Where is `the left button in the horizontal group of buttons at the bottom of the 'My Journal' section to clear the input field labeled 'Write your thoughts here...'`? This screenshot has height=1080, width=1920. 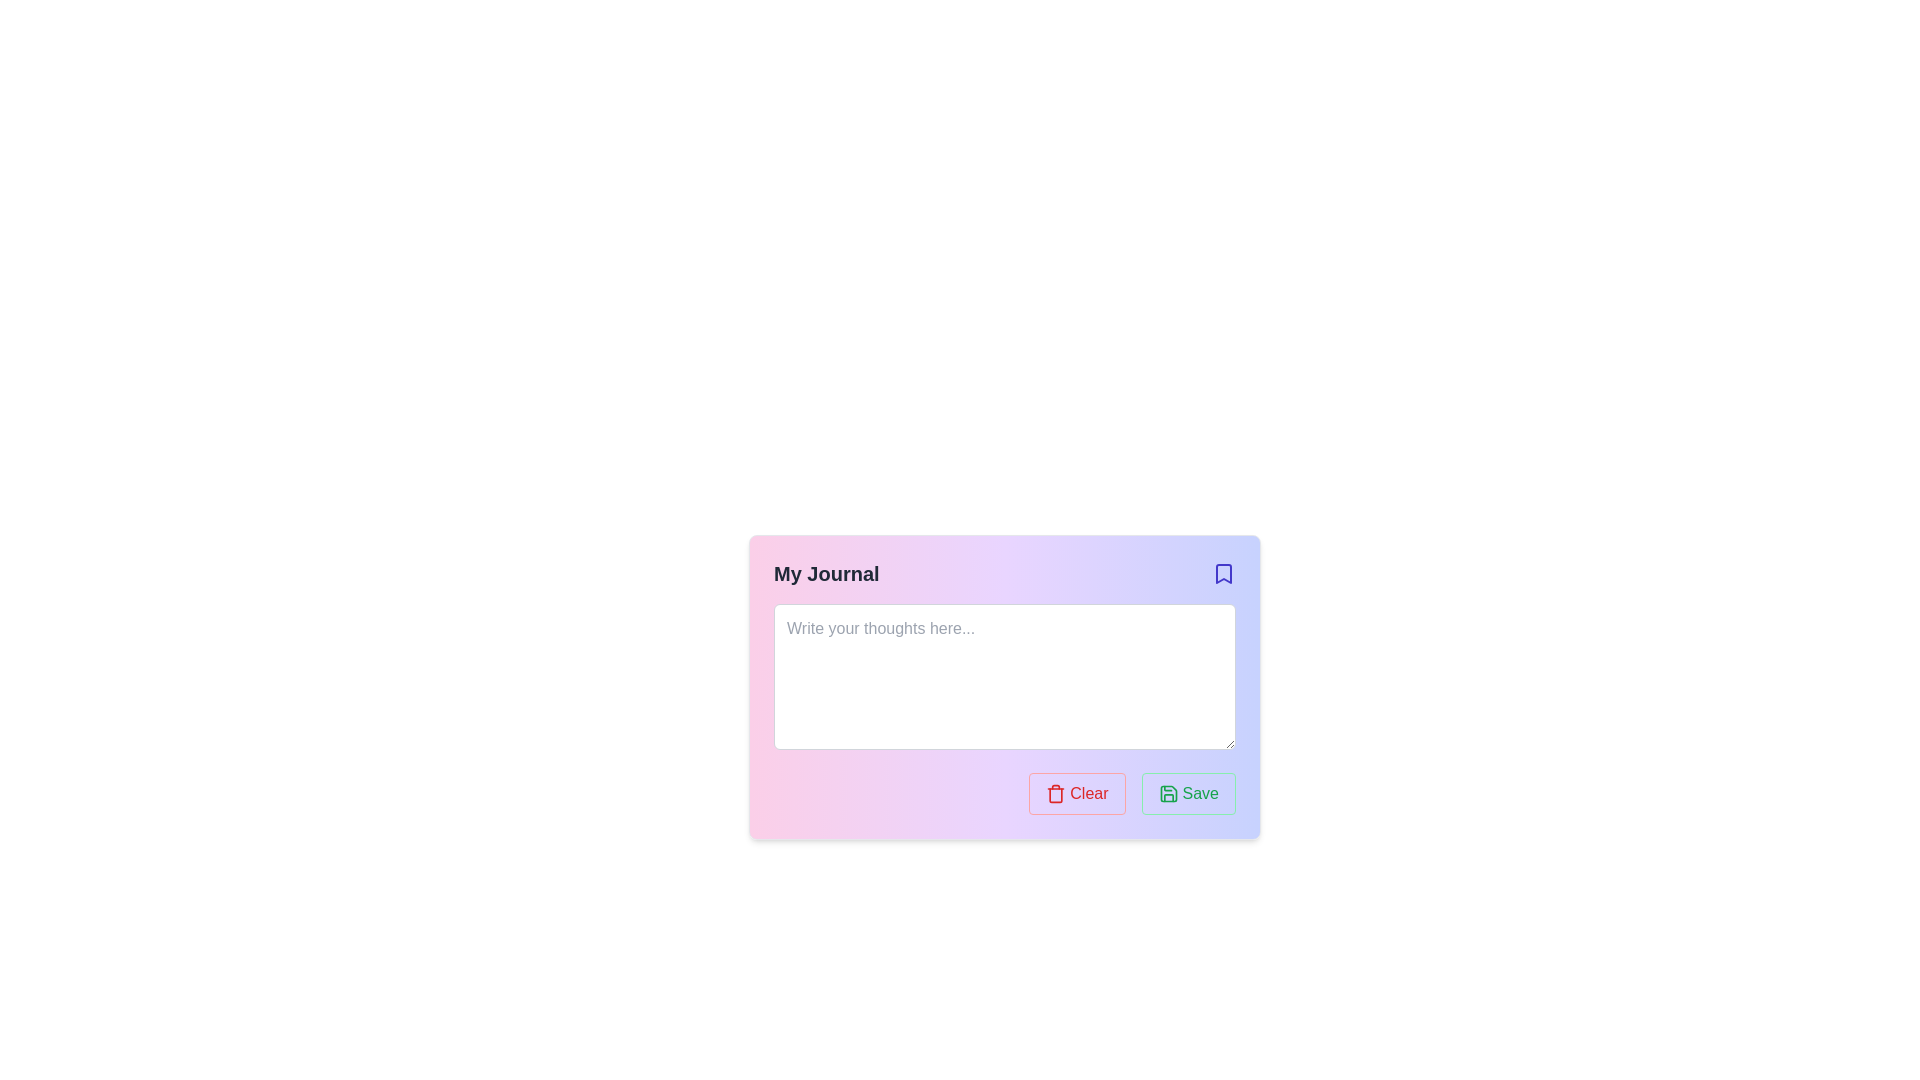
the left button in the horizontal group of buttons at the bottom of the 'My Journal' section to clear the input field labeled 'Write your thoughts here...' is located at coordinates (1076, 793).